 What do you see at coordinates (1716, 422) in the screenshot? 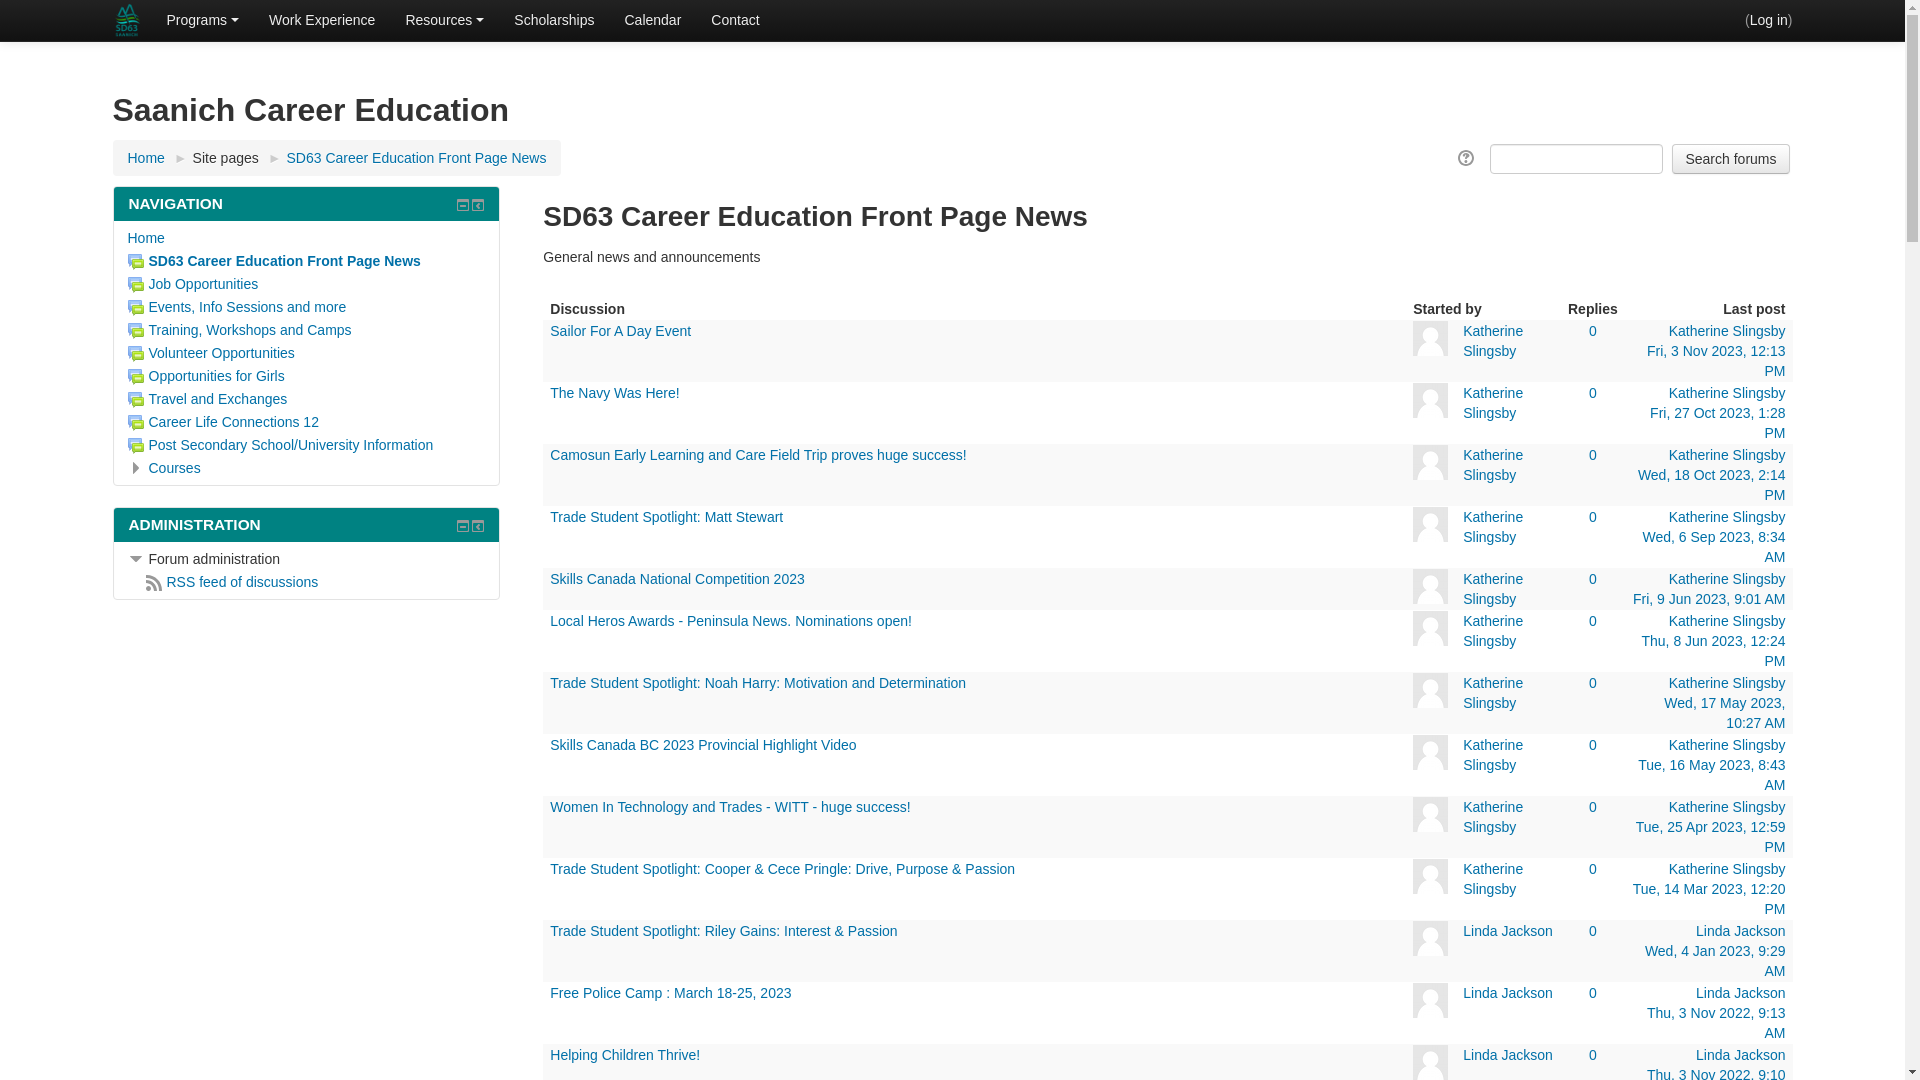
I see `'Fri, 27 Oct 2023, 1:28 PM'` at bounding box center [1716, 422].